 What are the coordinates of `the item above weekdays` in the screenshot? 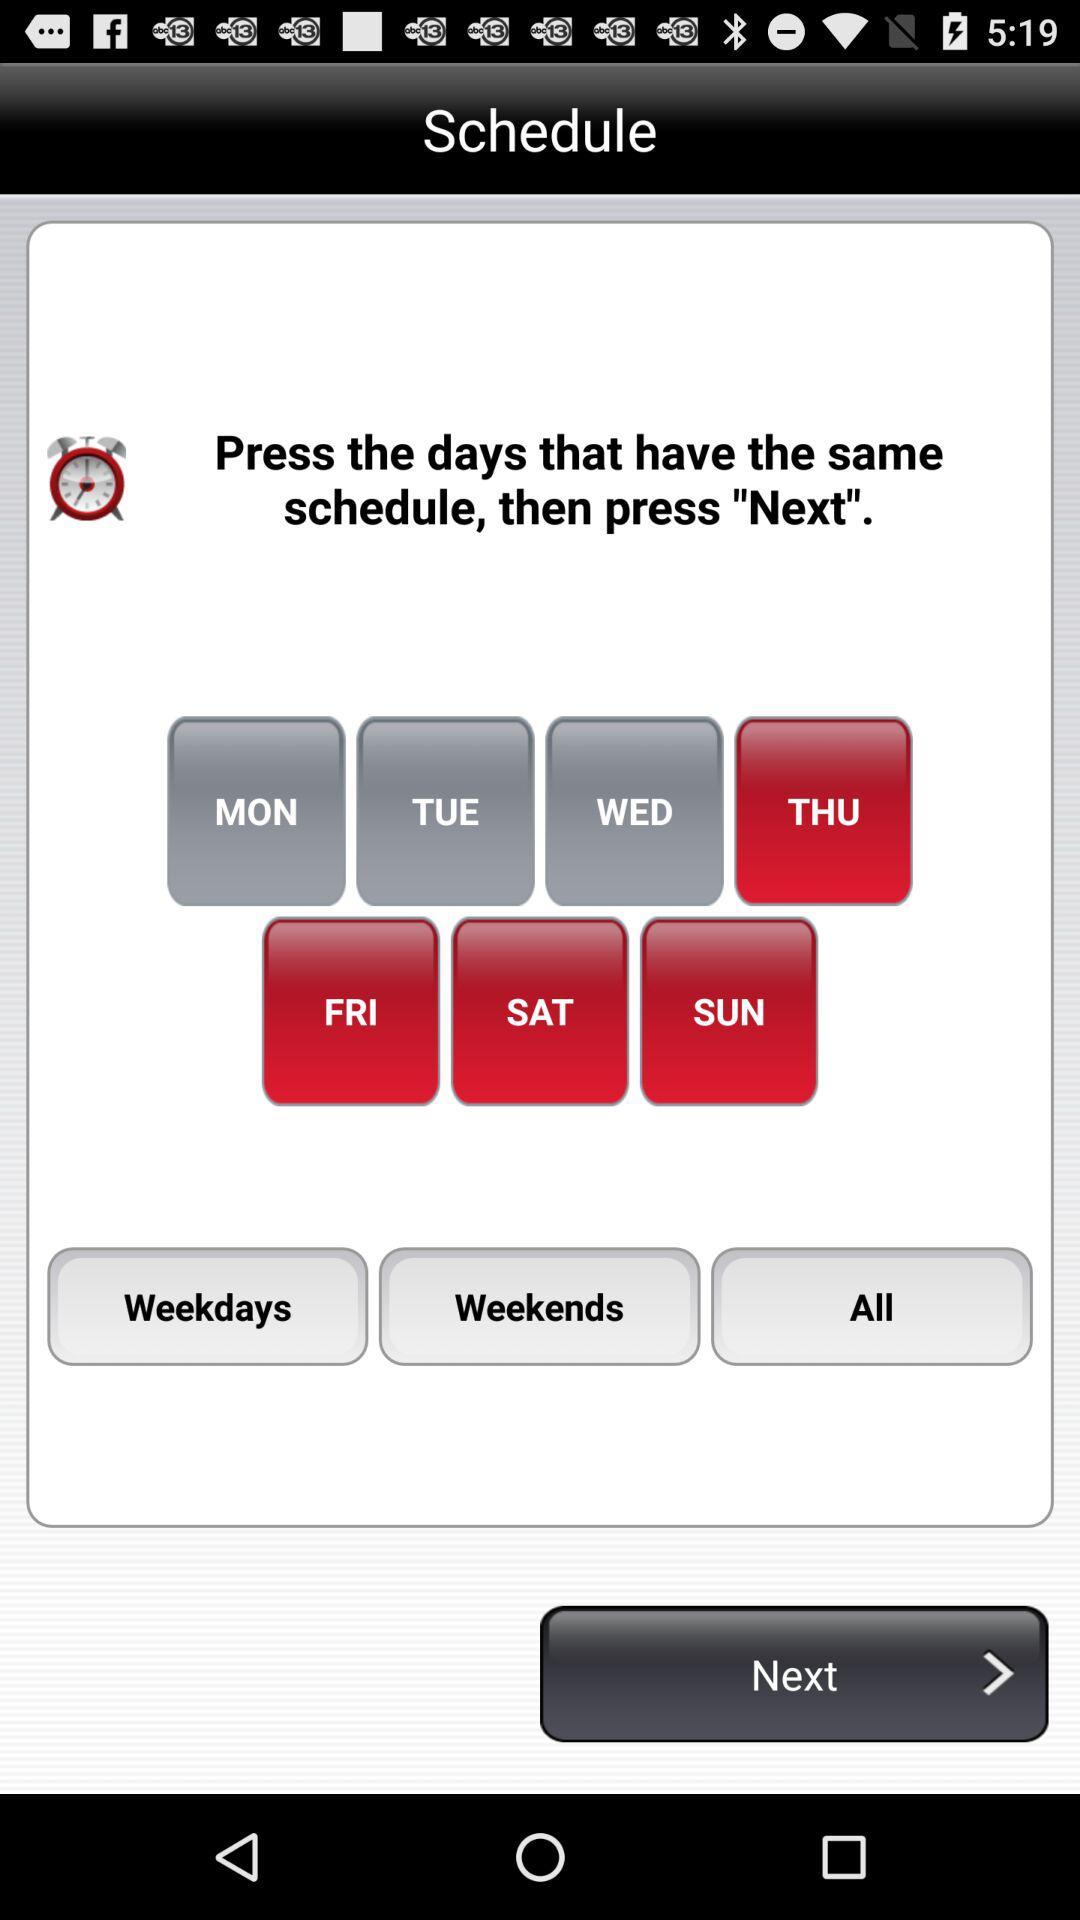 It's located at (350, 1011).